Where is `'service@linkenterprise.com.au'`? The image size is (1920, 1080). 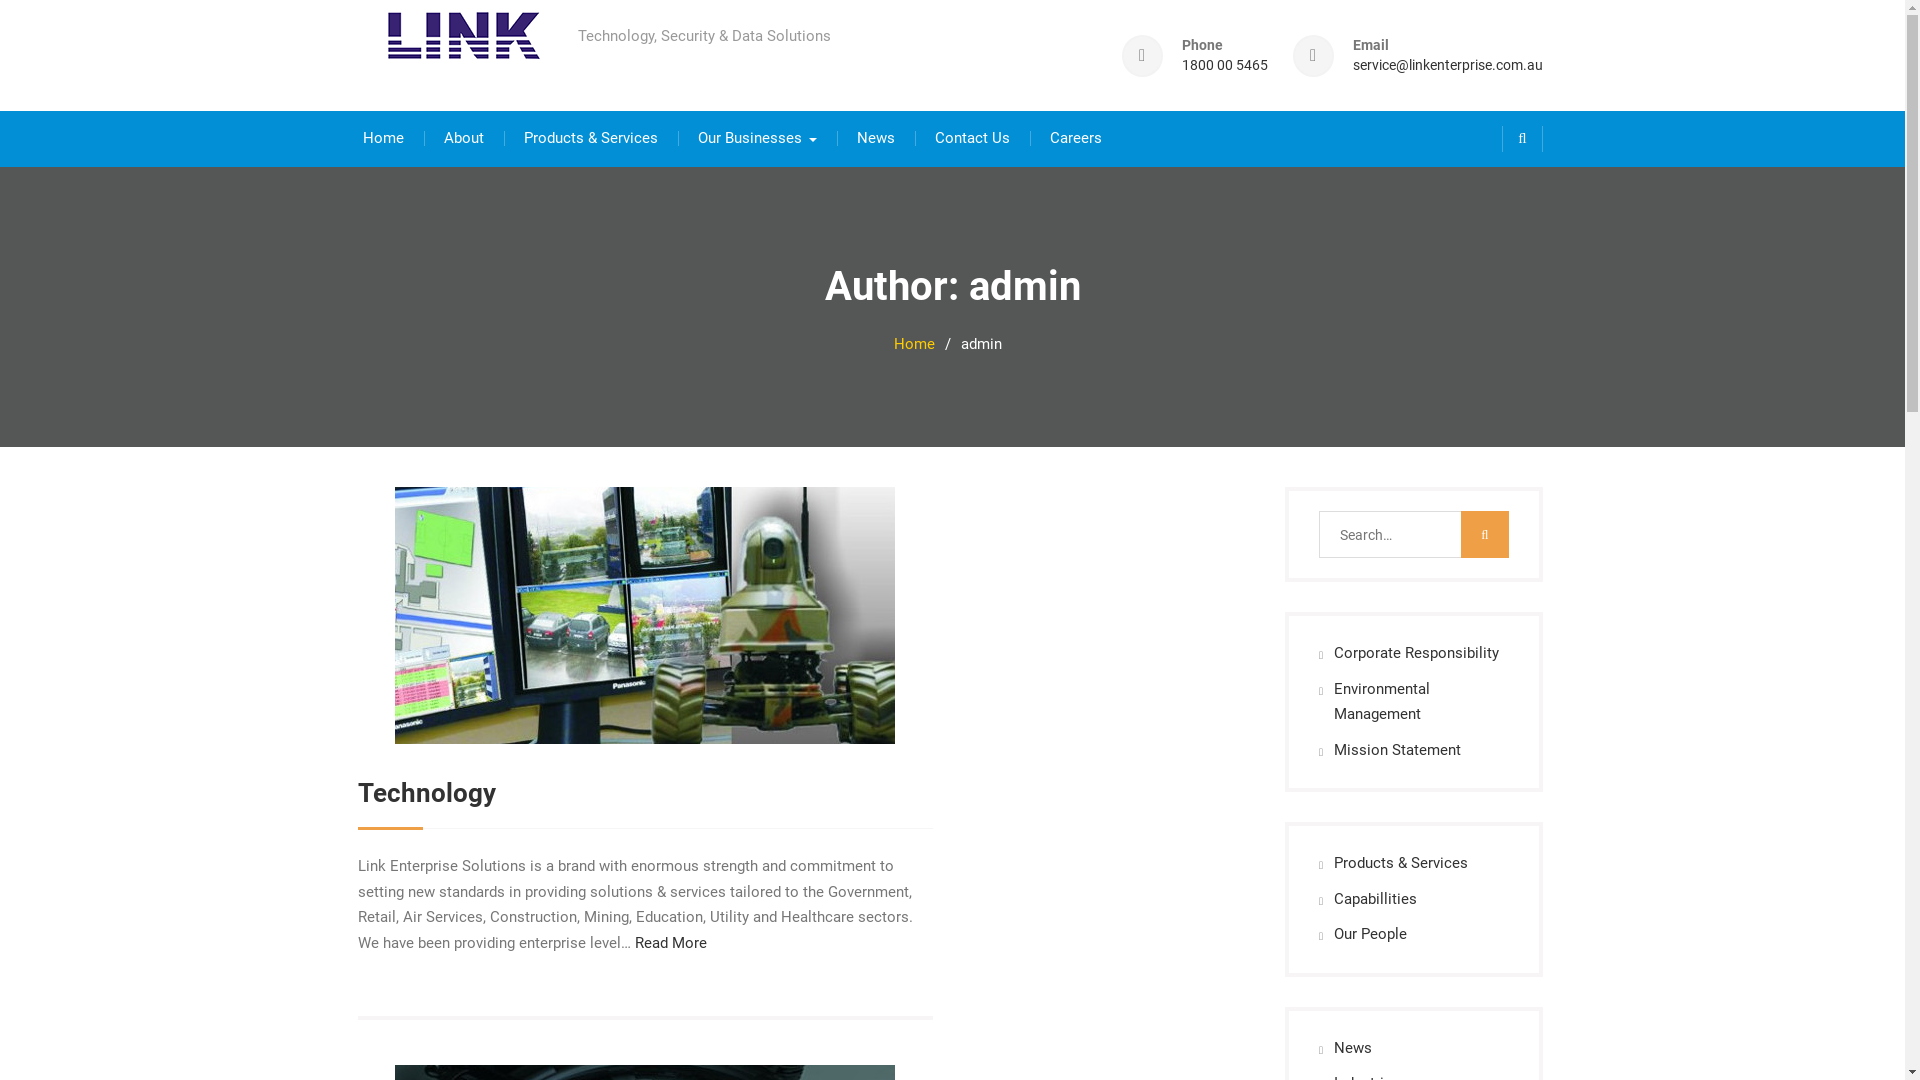 'service@linkenterprise.com.au' is located at coordinates (1446, 64).